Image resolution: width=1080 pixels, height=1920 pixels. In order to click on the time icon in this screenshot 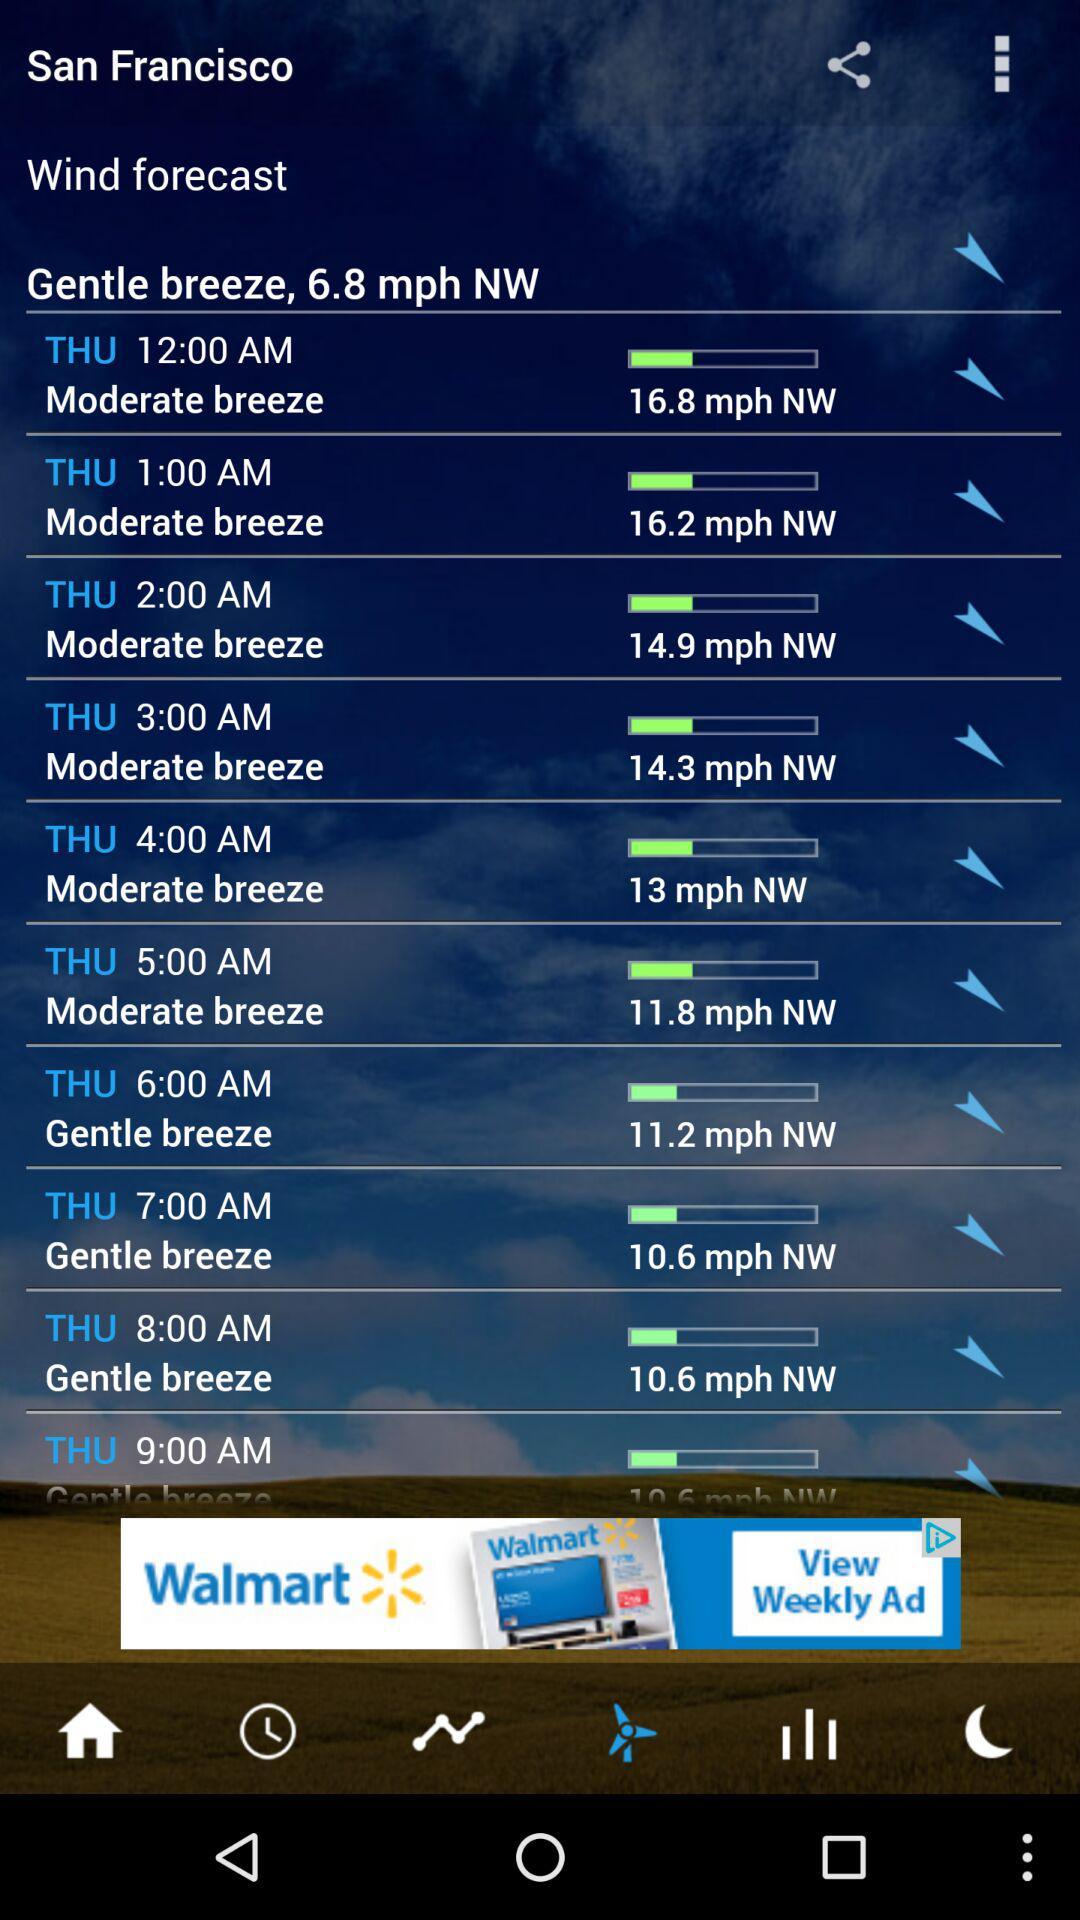, I will do `click(270, 1849)`.